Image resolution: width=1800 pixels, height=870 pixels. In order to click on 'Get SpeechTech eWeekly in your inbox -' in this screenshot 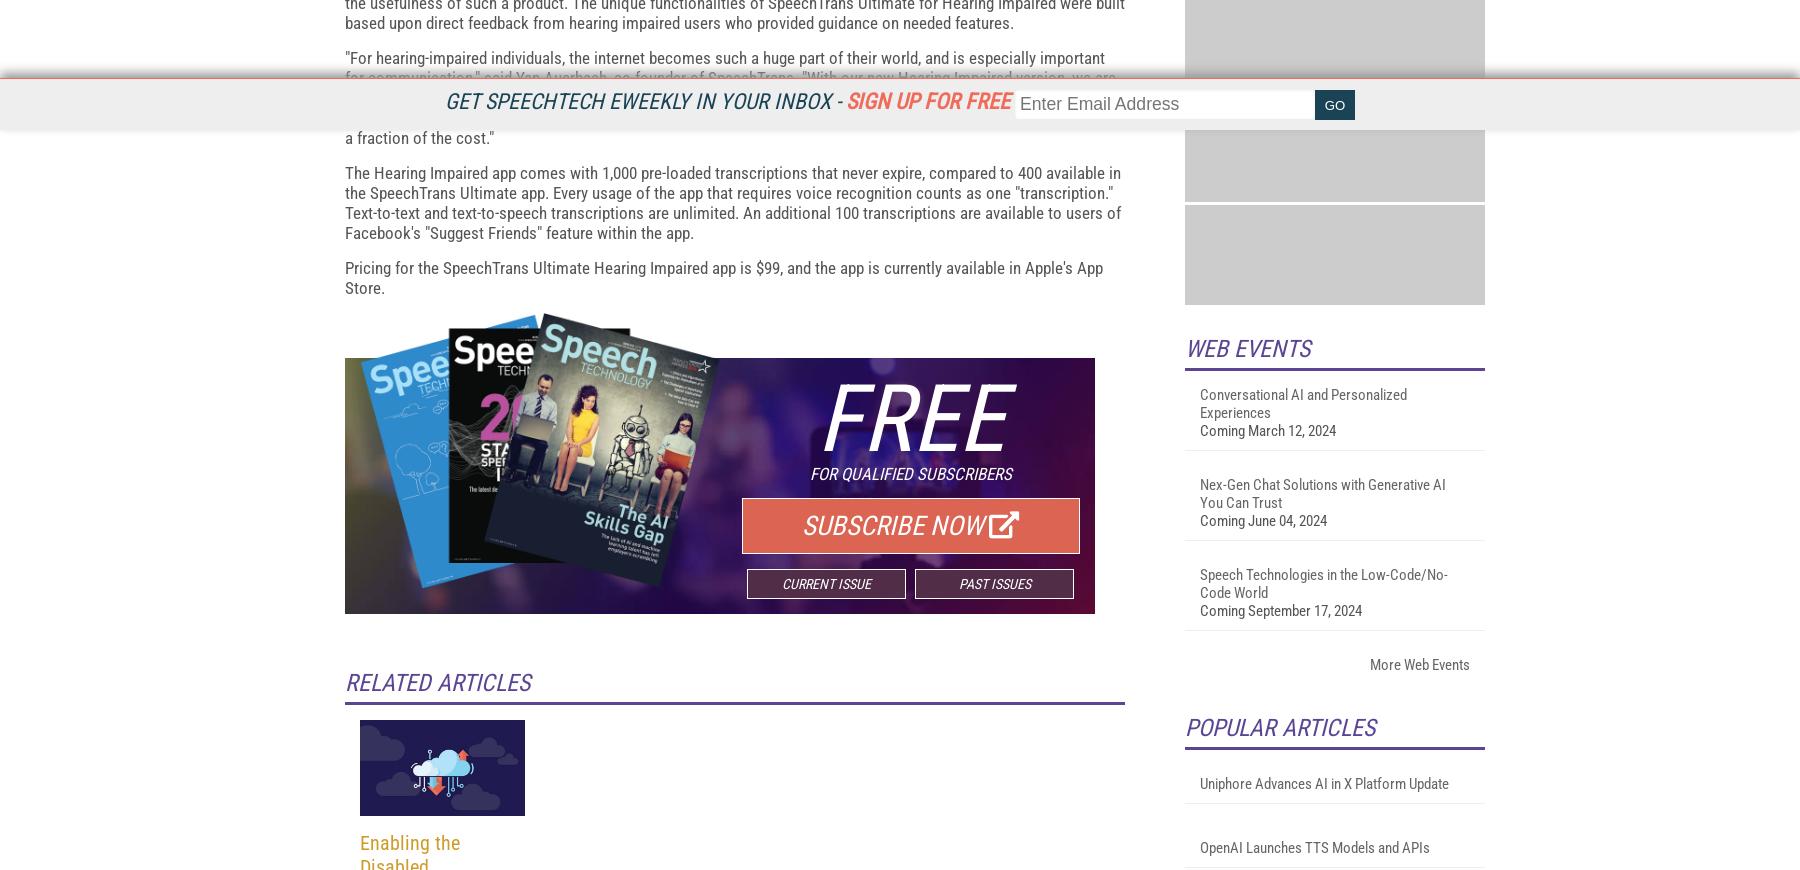, I will do `click(645, 100)`.